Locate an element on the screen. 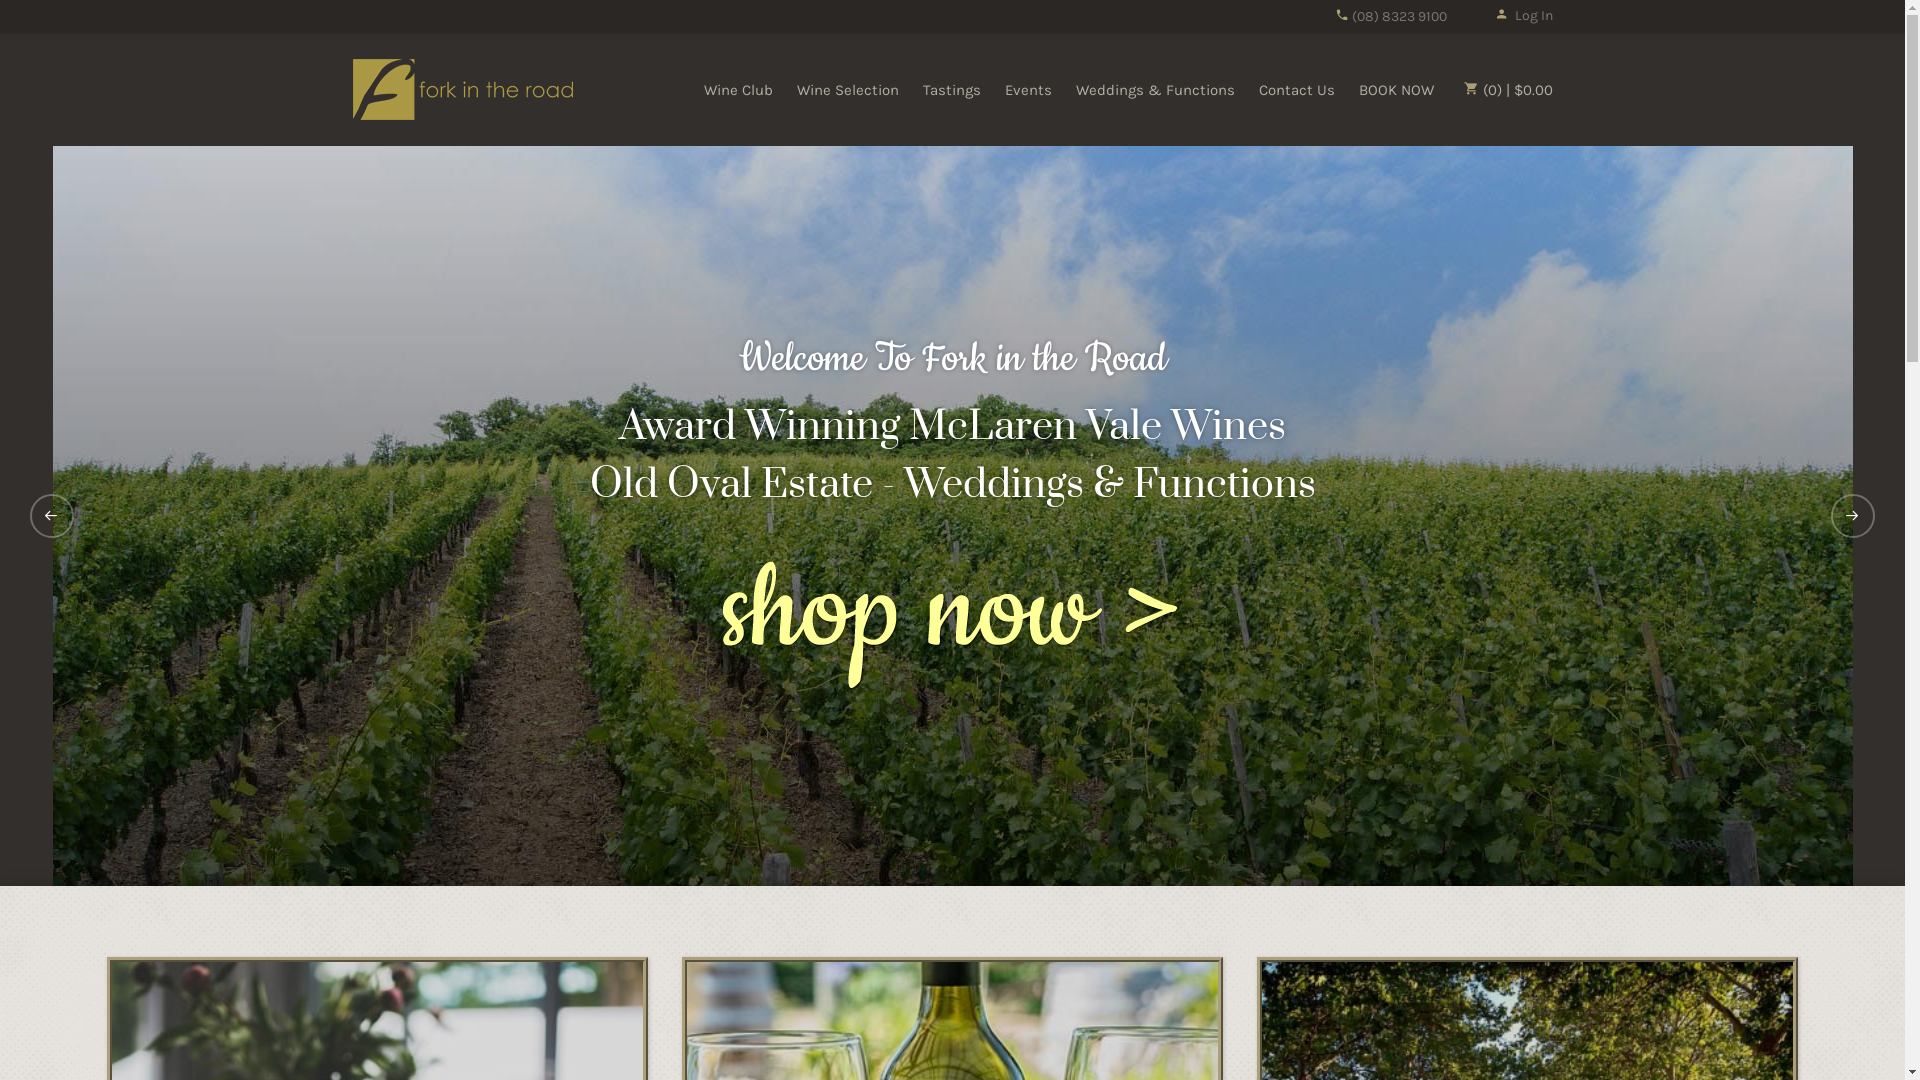 This screenshot has width=1920, height=1080. 'Fork In The Road Wines' is located at coordinates (460, 87).